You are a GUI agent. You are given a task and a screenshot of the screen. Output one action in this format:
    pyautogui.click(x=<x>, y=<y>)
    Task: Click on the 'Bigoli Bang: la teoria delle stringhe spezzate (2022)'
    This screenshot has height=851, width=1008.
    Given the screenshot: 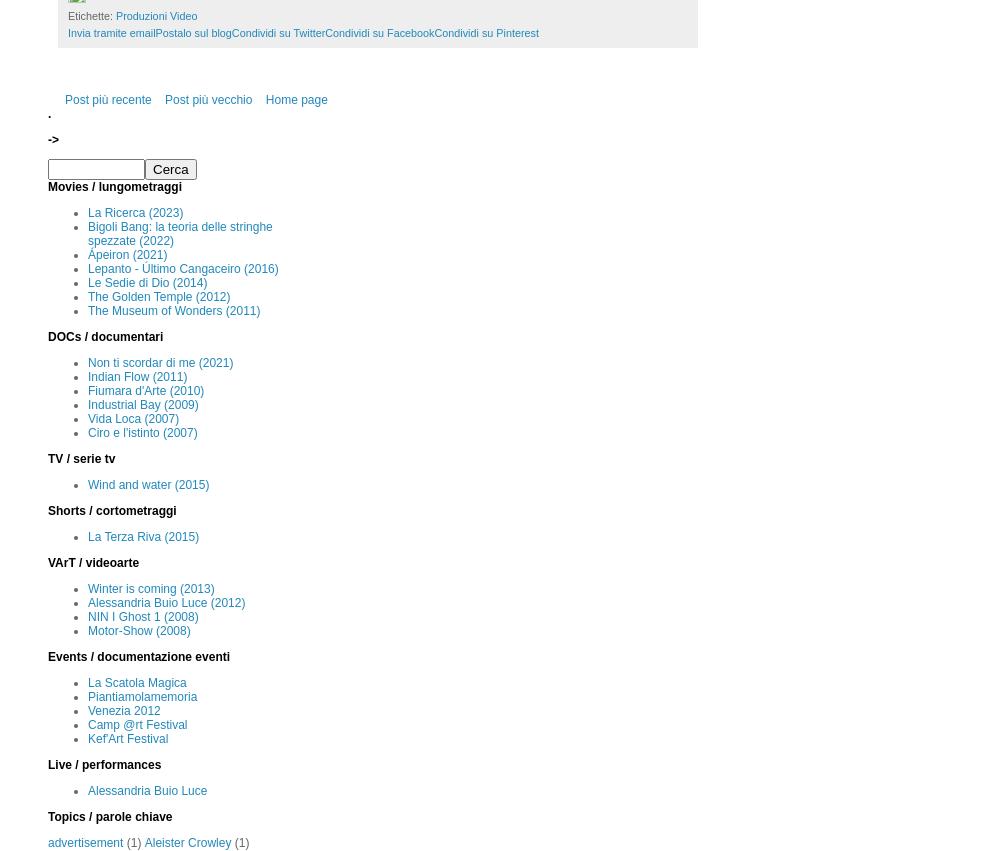 What is the action you would take?
    pyautogui.click(x=180, y=233)
    